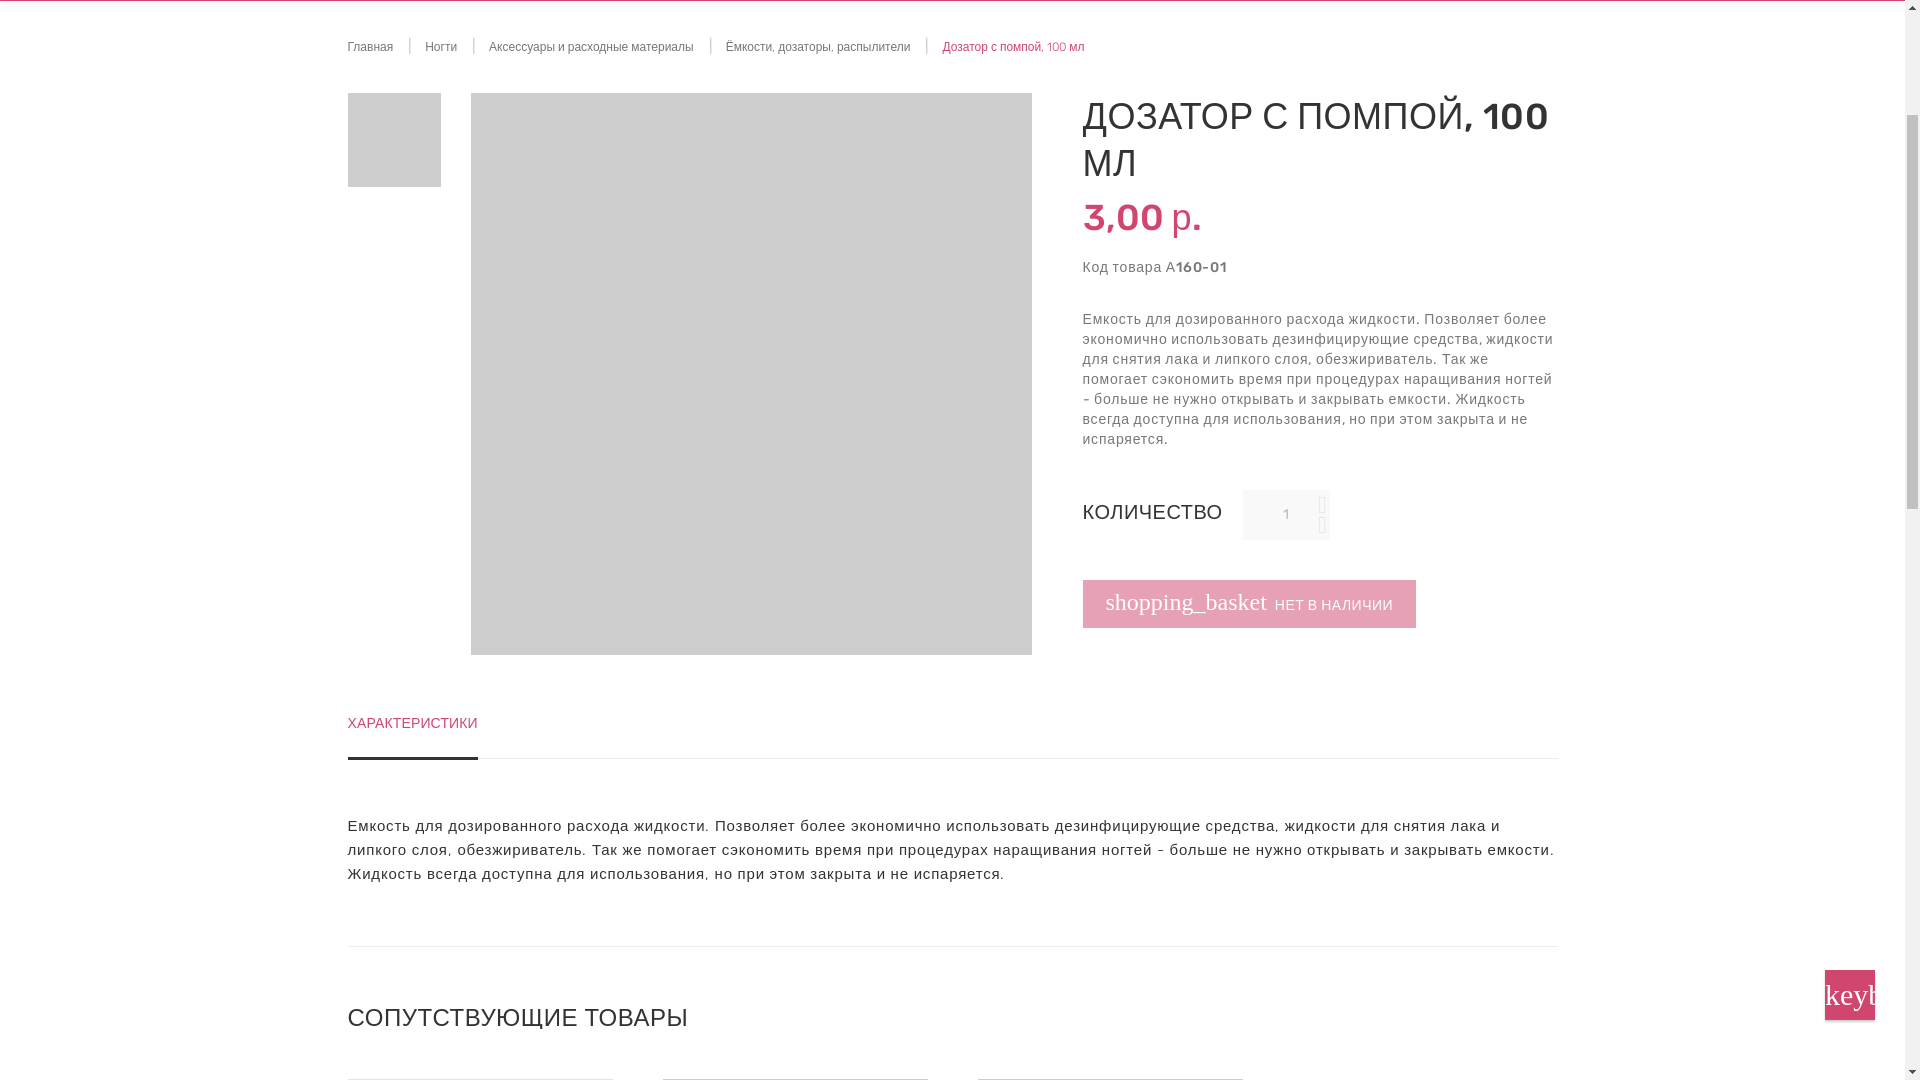 Image resolution: width=1920 pixels, height=1080 pixels. What do you see at coordinates (428, 64) in the screenshot?
I see `'Nogotki '` at bounding box center [428, 64].